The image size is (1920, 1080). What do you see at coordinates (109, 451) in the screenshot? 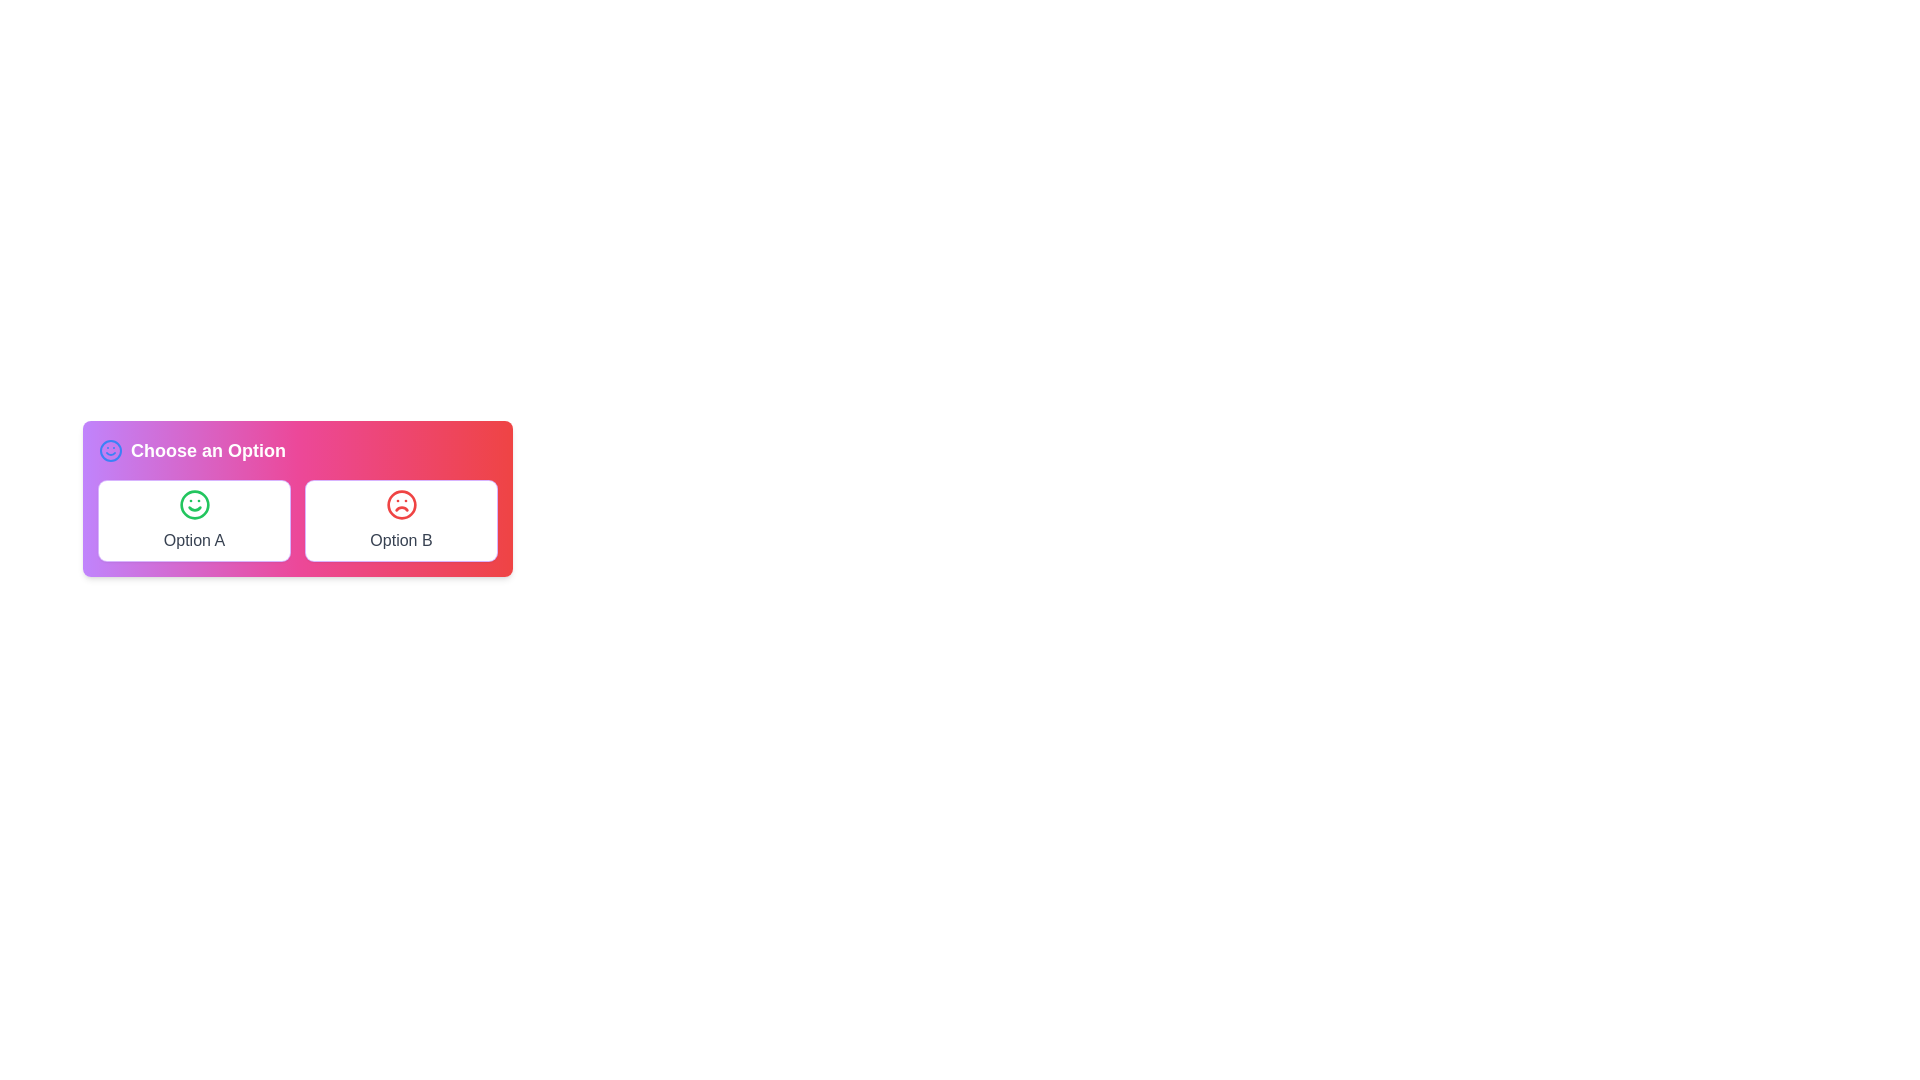
I see `the circular smiley face icon with a blue outline located next to the heading 'Choose an Option'` at bounding box center [109, 451].